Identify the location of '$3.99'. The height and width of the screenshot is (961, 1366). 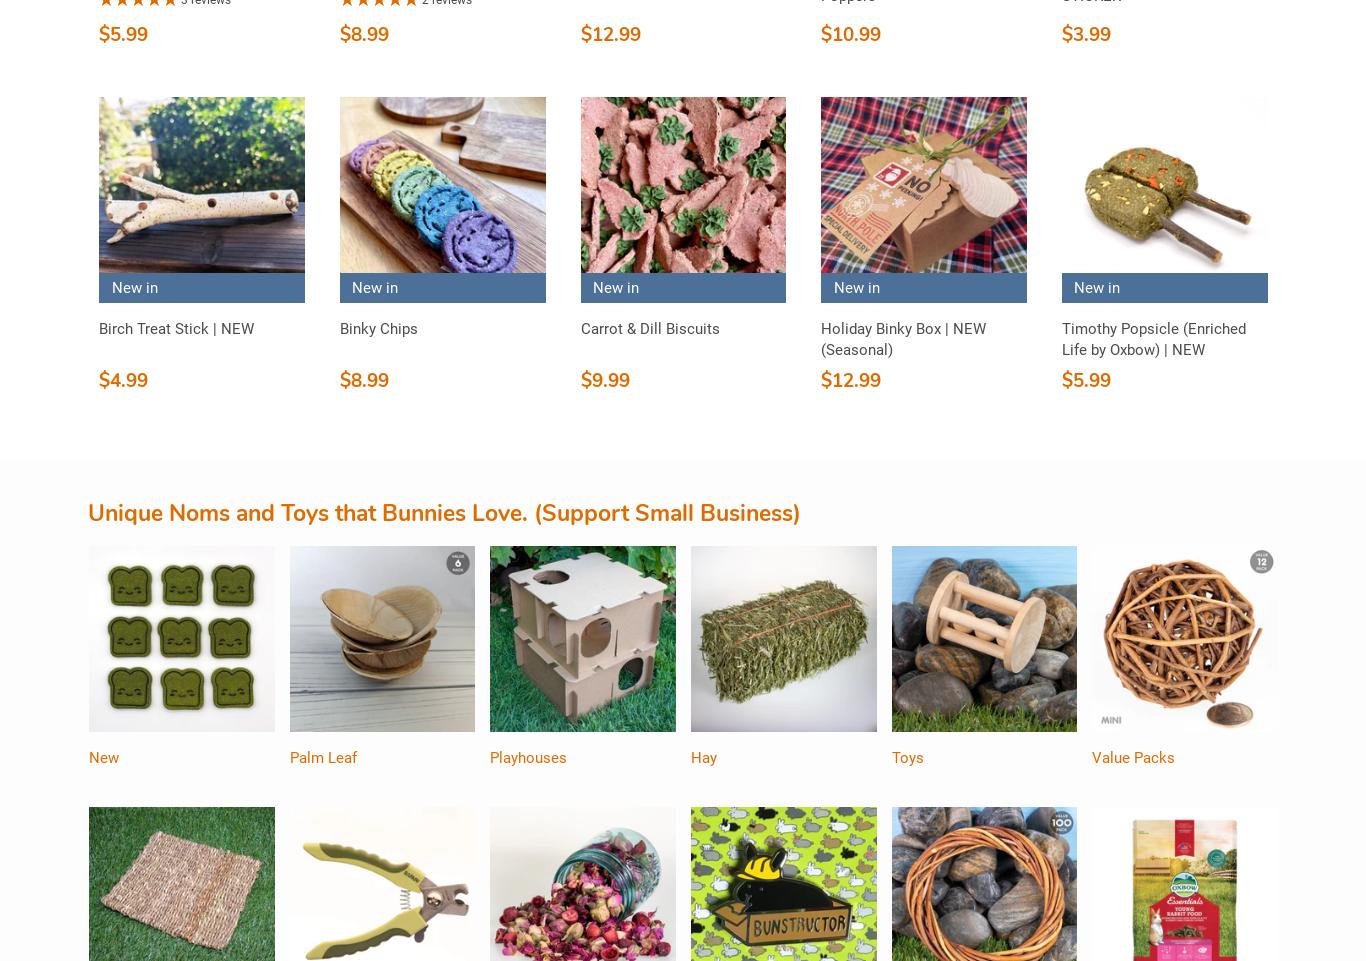
(1059, 33).